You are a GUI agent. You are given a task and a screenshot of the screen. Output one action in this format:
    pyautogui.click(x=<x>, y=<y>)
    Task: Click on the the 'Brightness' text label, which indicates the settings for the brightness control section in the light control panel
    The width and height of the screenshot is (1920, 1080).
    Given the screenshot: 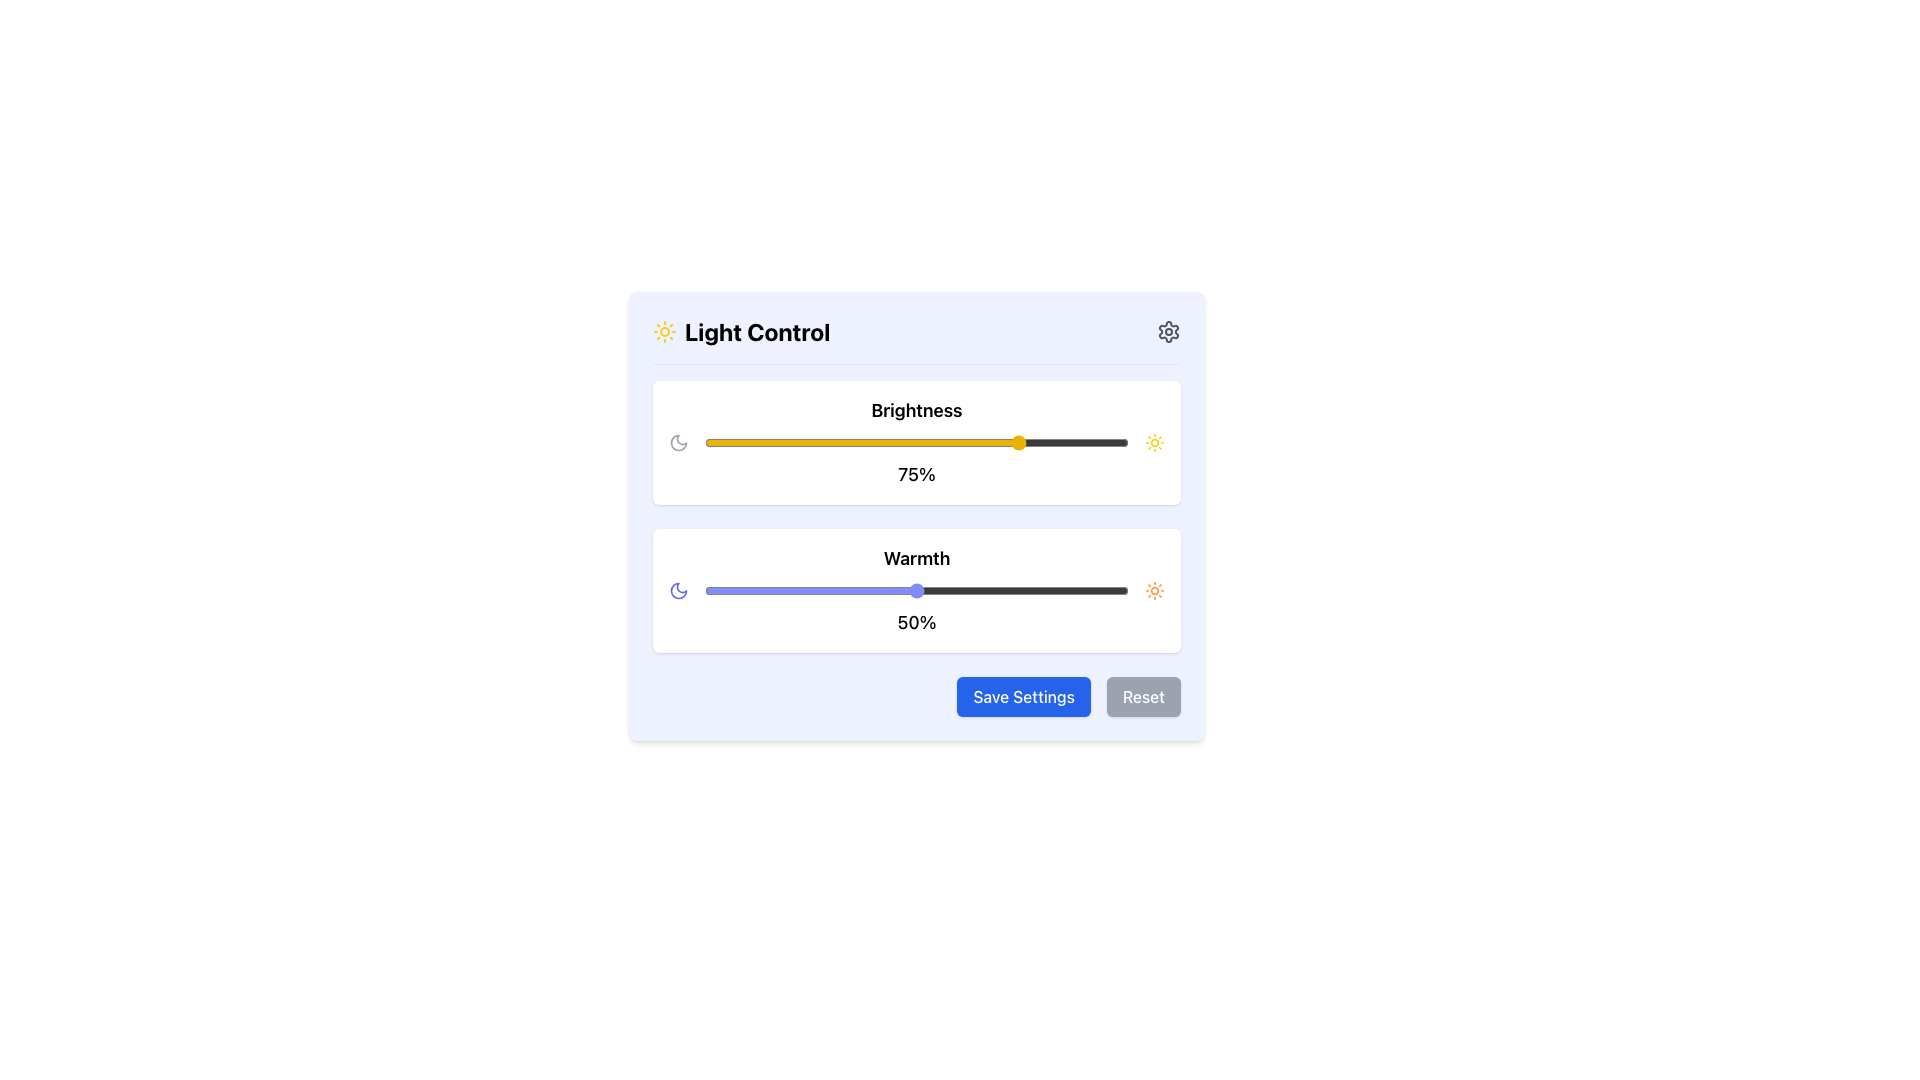 What is the action you would take?
    pyautogui.click(x=915, y=410)
    